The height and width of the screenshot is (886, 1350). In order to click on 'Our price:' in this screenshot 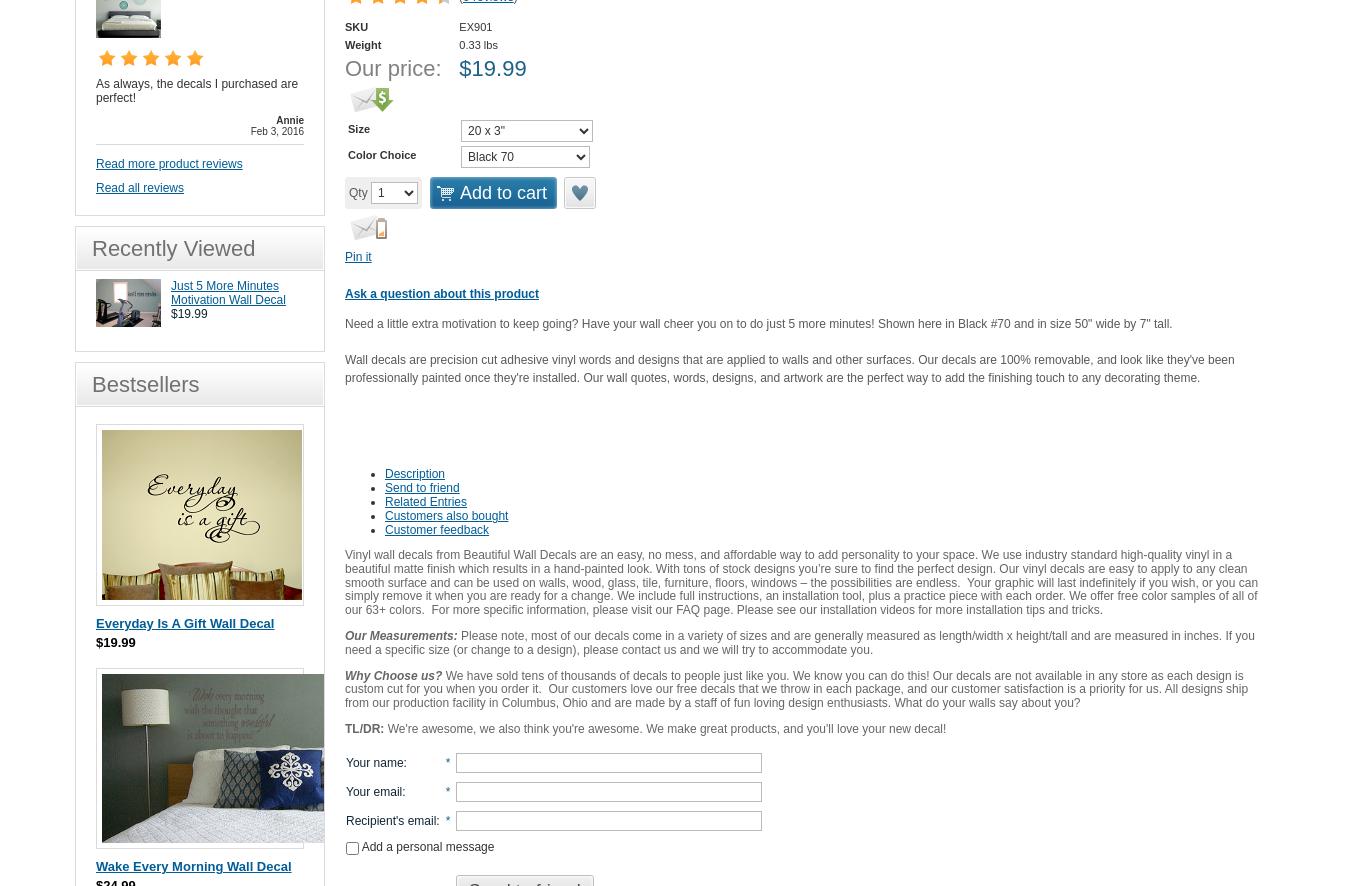, I will do `click(392, 67)`.